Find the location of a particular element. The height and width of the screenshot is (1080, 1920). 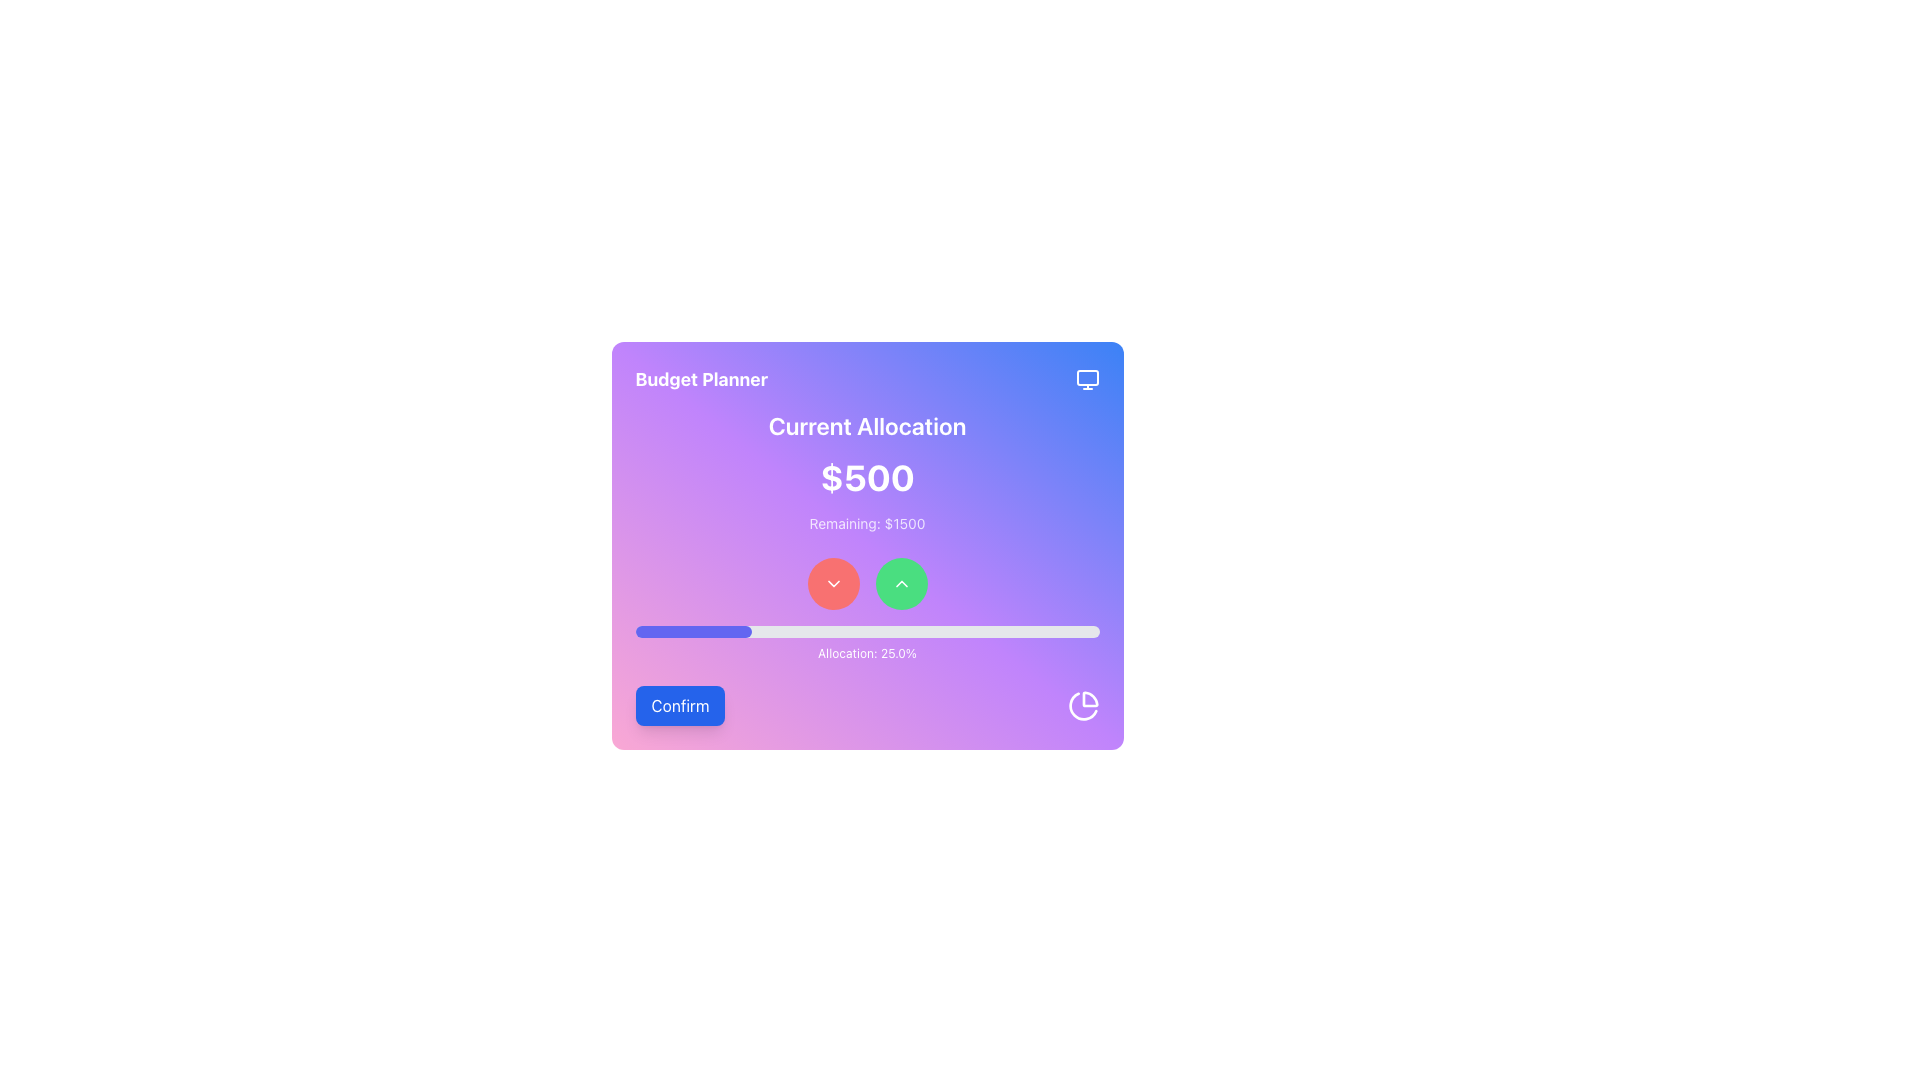

the second segment of the pie chart icon located at the bottom-right corner of the interface is located at coordinates (1081, 705).